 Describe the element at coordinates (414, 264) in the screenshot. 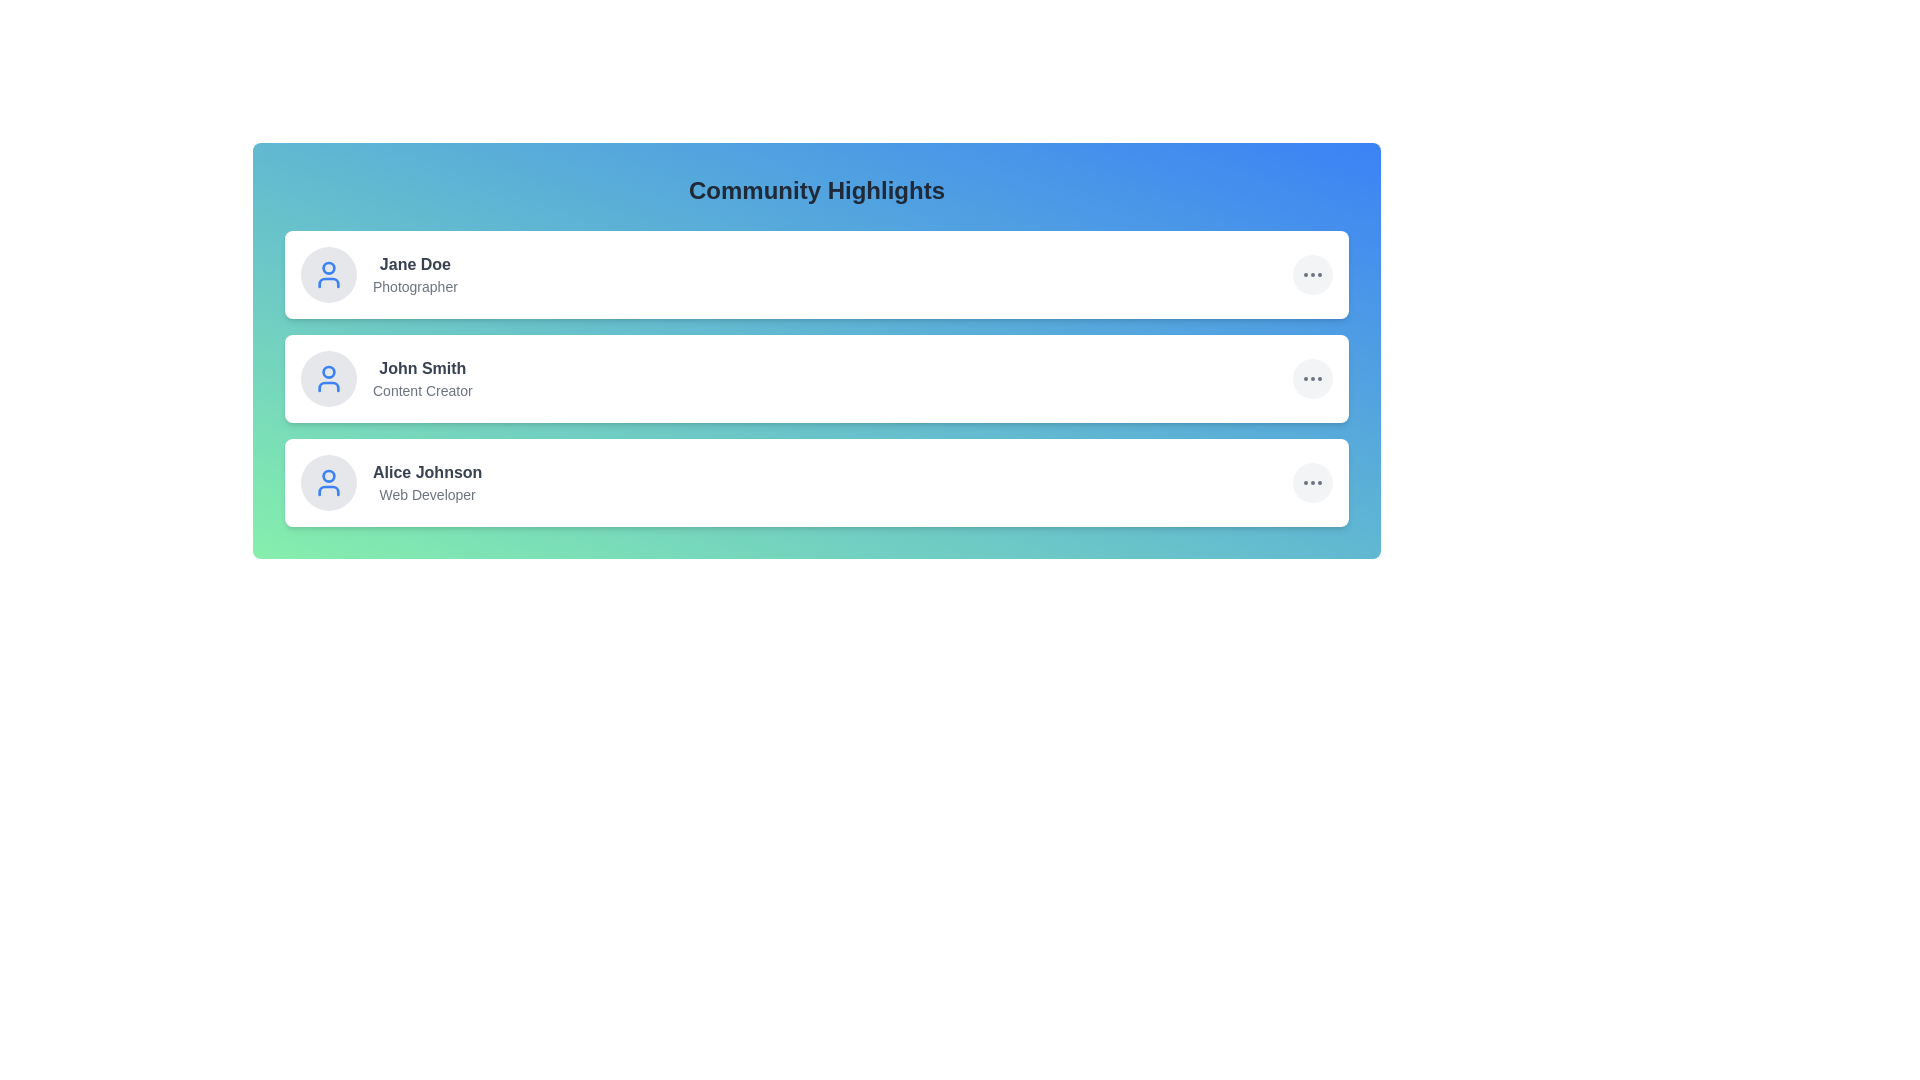

I see `text of the label displaying the name of the individual associated with the user profile, located at the top-left corner of the first user profile item` at that location.